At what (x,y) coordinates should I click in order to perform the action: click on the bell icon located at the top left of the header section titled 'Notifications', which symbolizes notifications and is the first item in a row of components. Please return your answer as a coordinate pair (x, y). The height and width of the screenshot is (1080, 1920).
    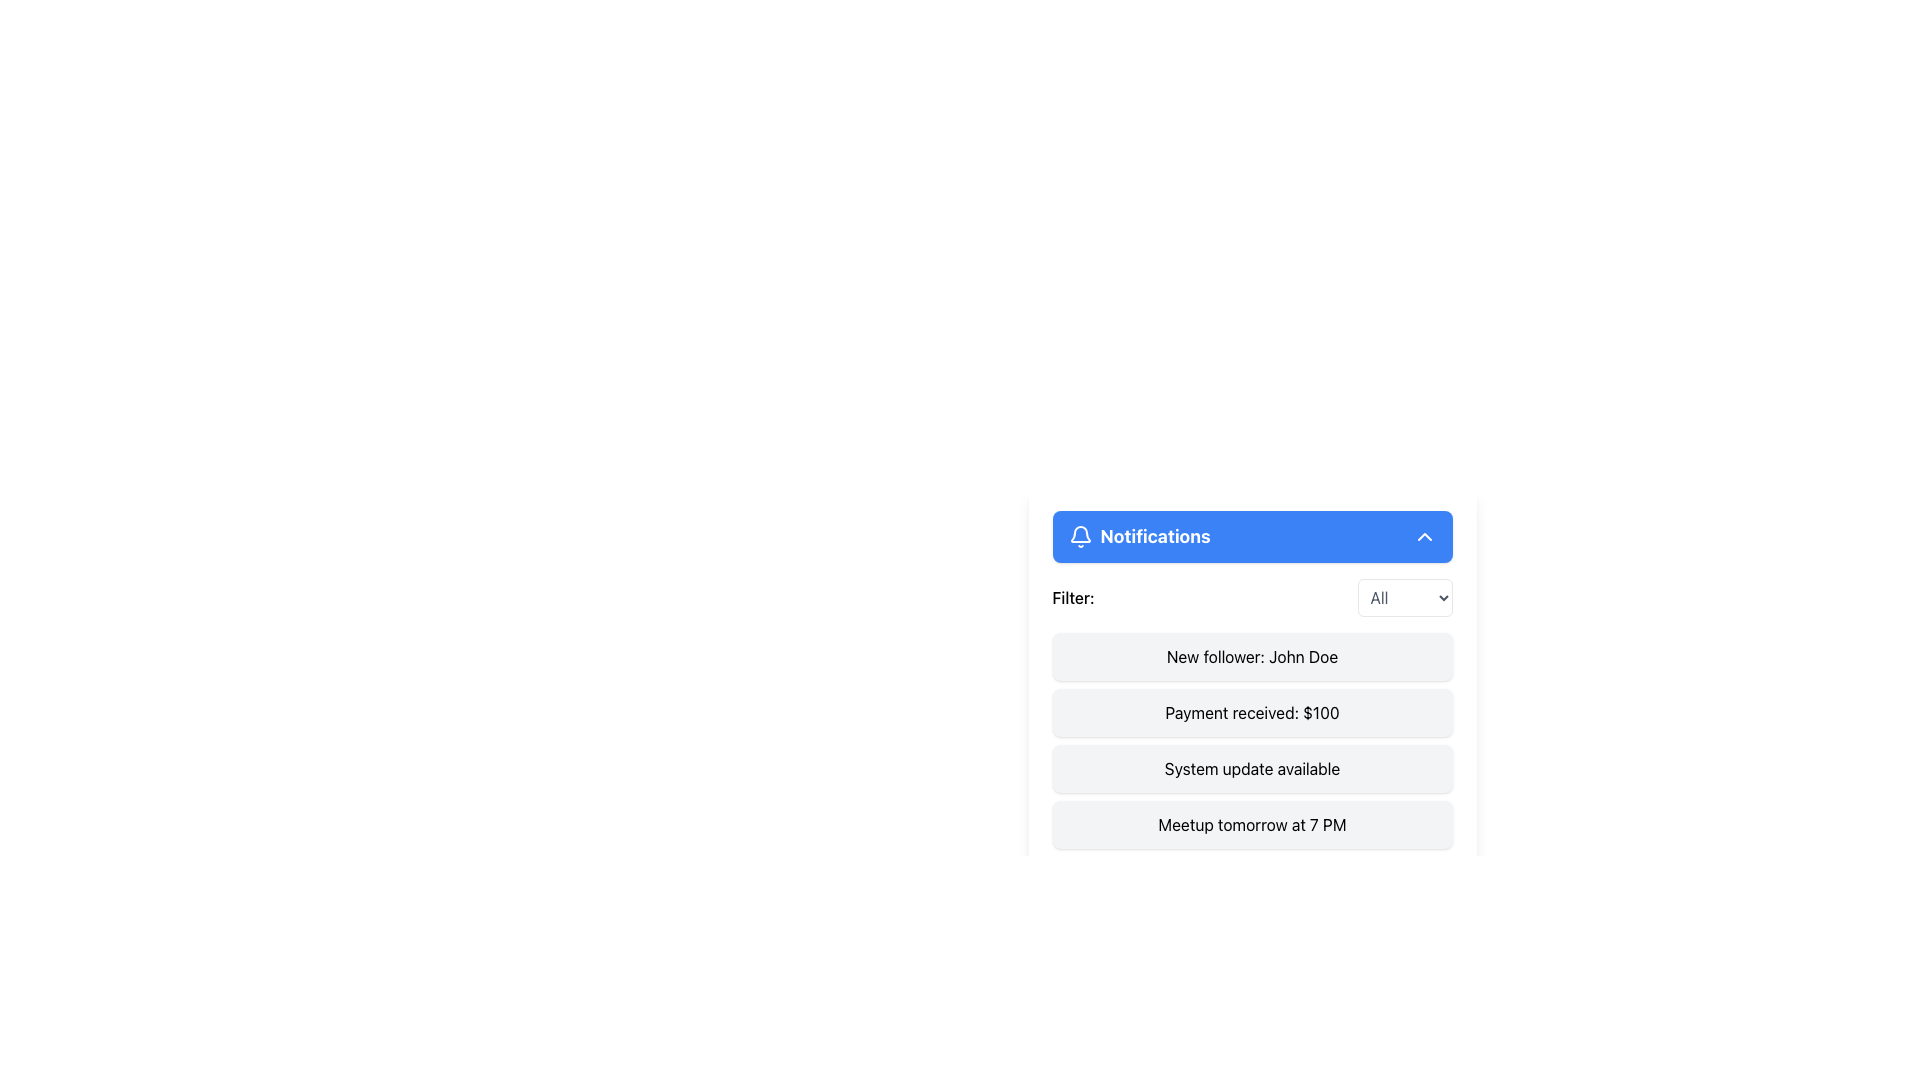
    Looking at the image, I should click on (1079, 535).